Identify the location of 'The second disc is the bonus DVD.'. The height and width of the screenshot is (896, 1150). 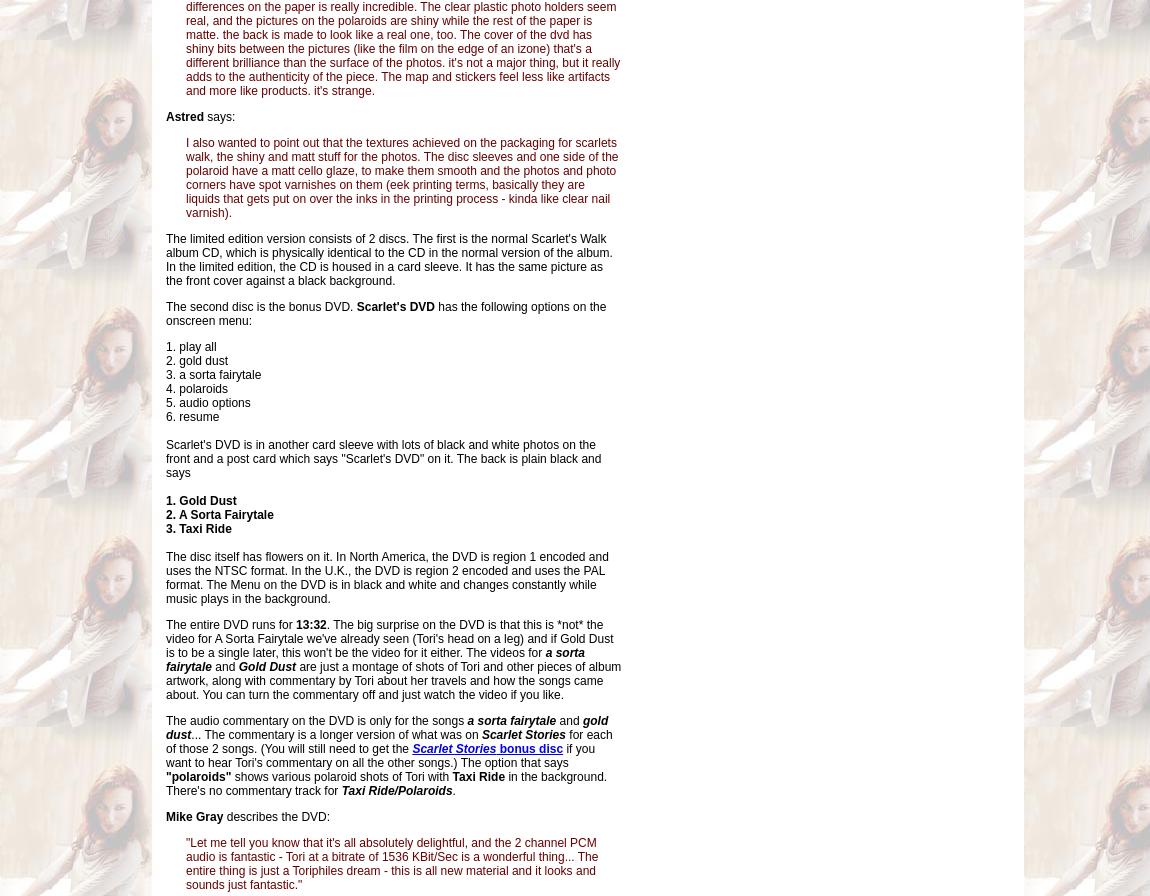
(260, 306).